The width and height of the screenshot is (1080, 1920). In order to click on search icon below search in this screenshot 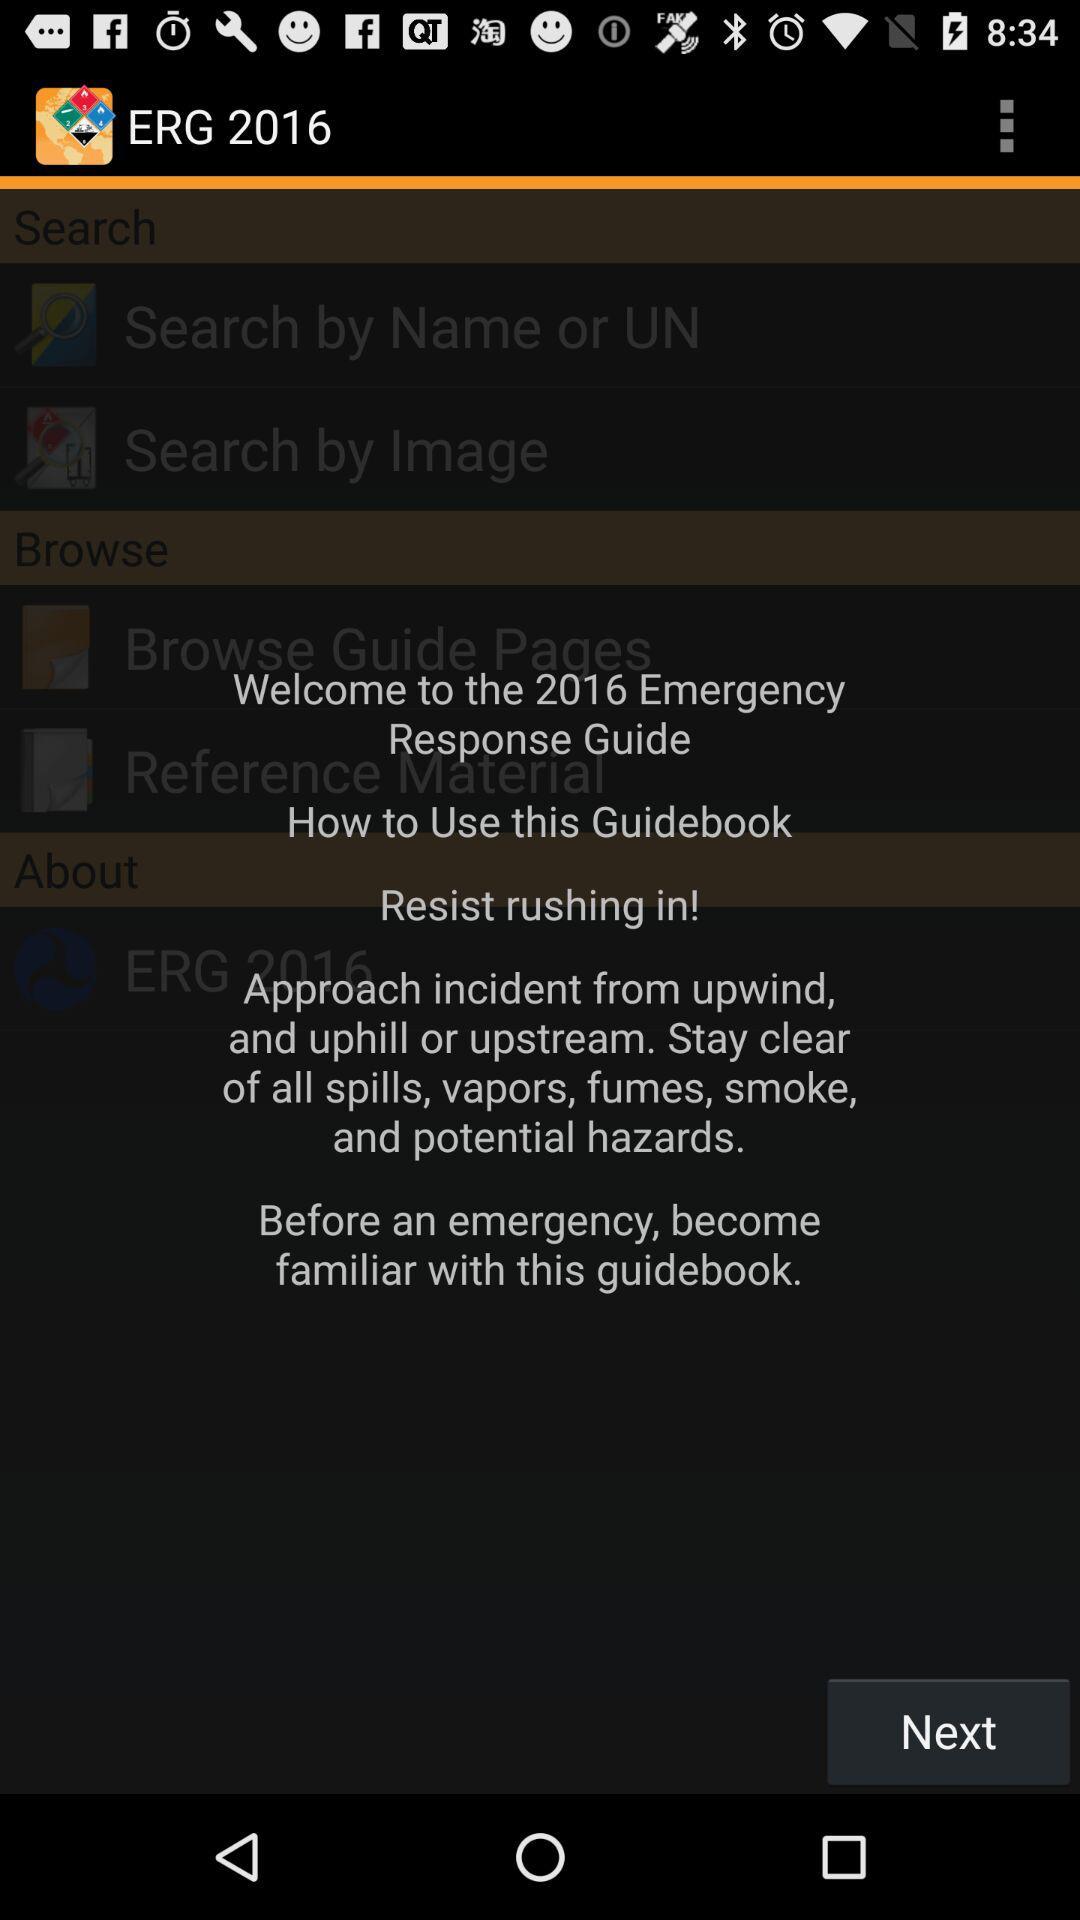, I will do `click(55, 326)`.